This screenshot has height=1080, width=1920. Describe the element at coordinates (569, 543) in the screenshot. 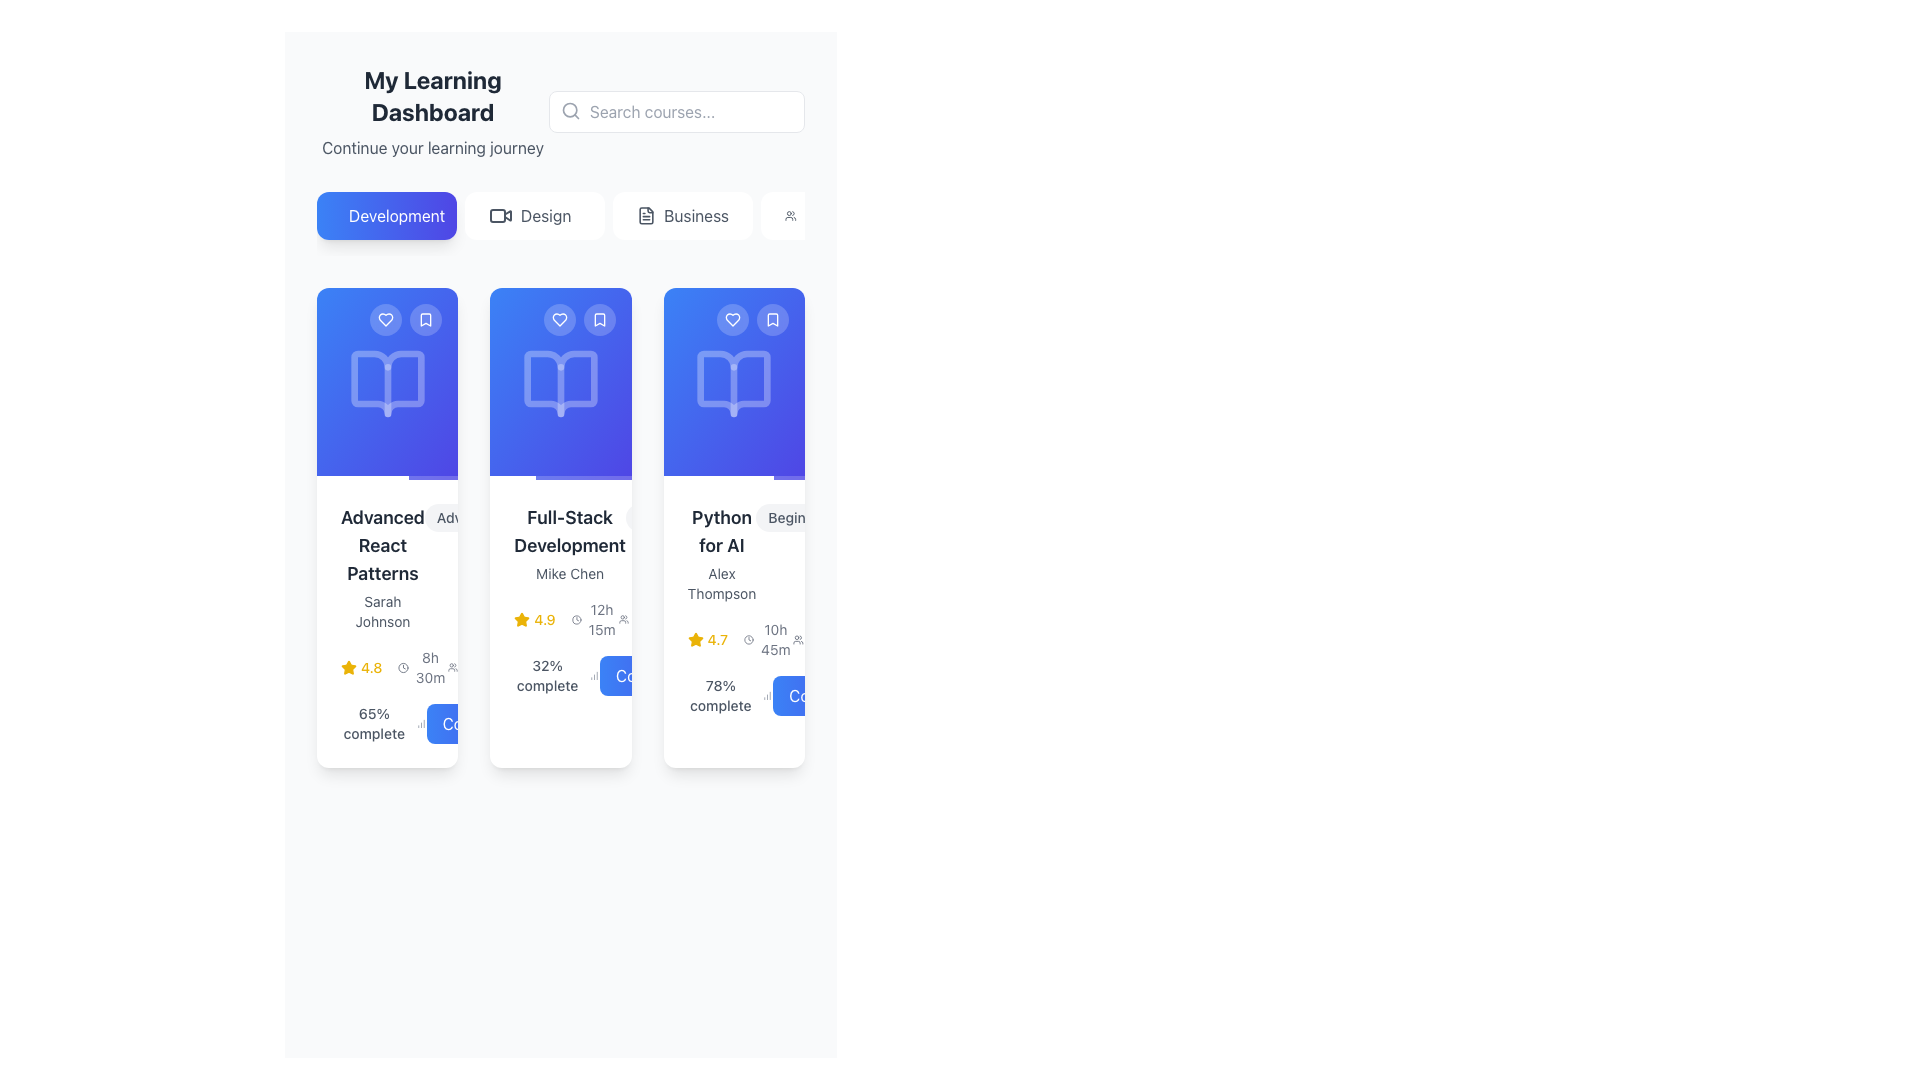

I see `text content of the Text block that displays the title and author of a course, located in the middle card of the 'Development' section on the 'My Learning Dashboard'` at that location.